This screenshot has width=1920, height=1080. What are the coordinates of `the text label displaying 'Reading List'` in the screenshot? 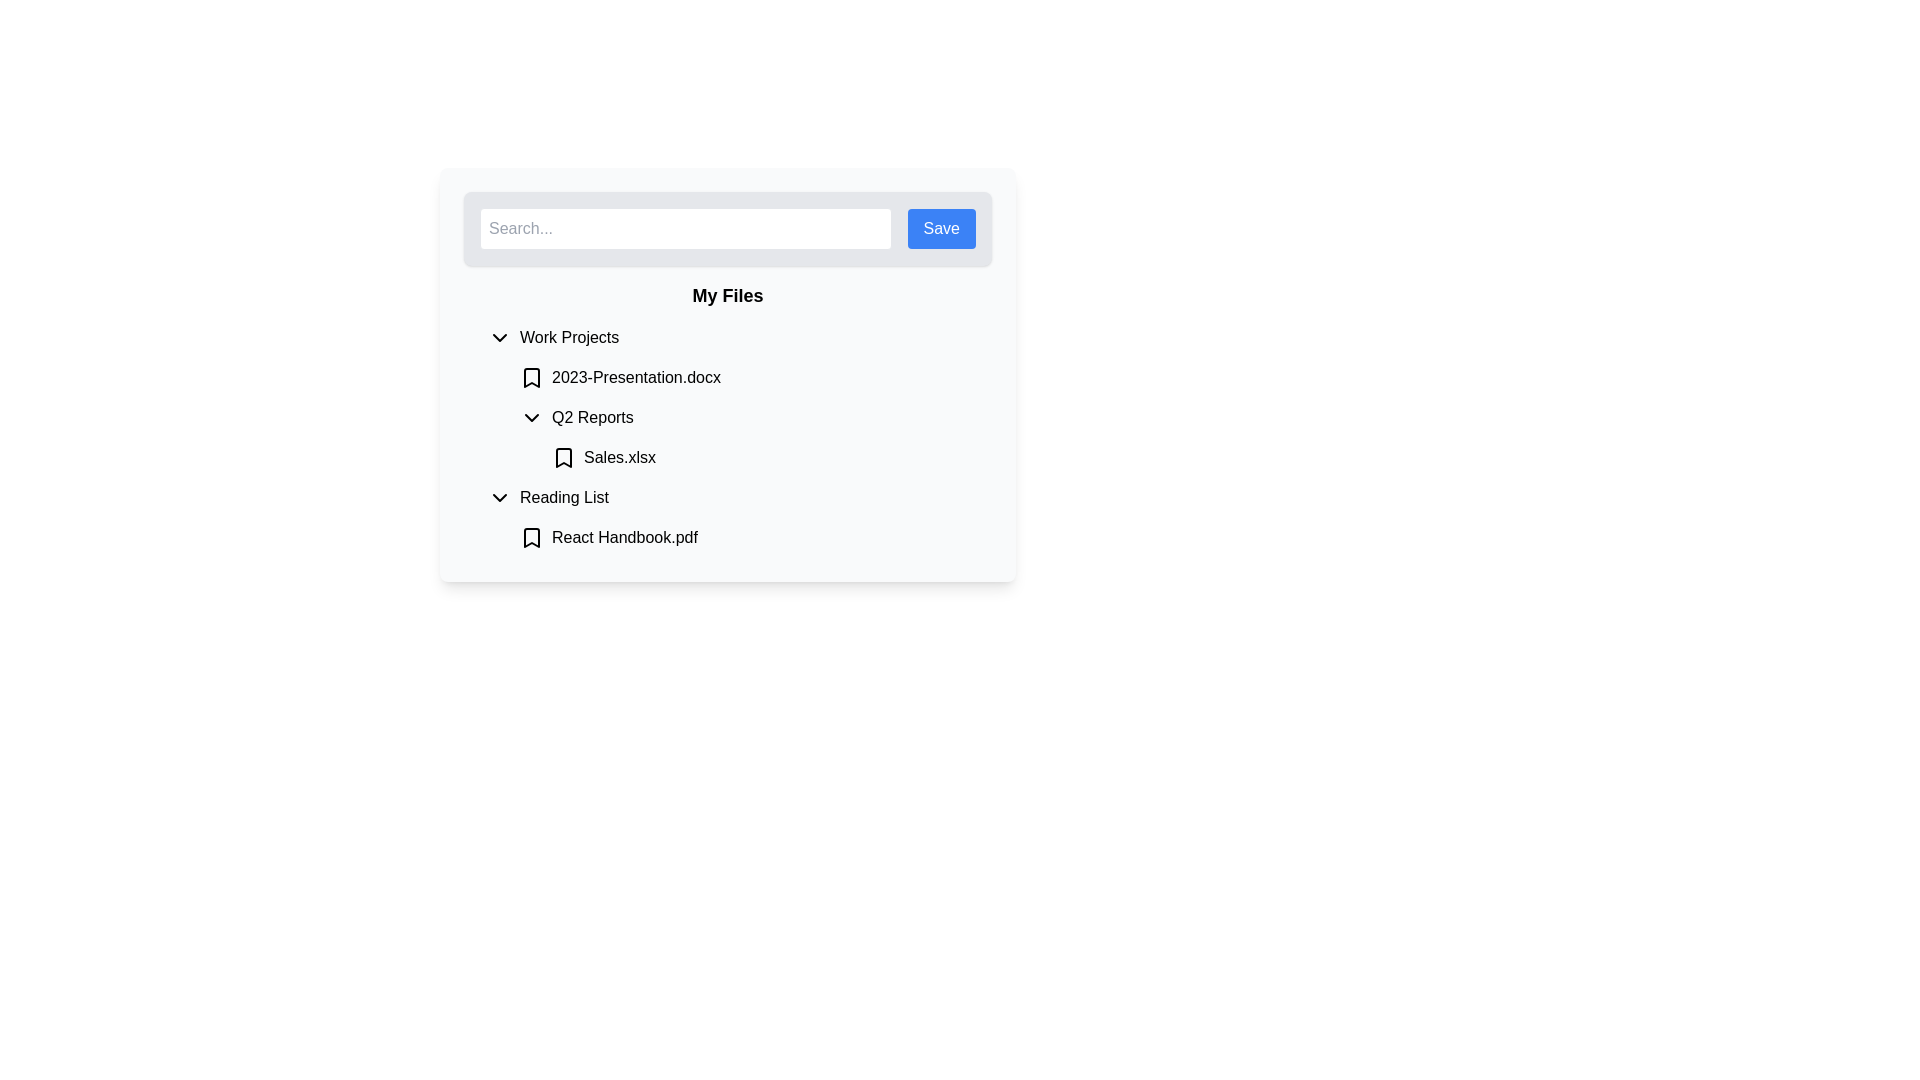 It's located at (563, 496).